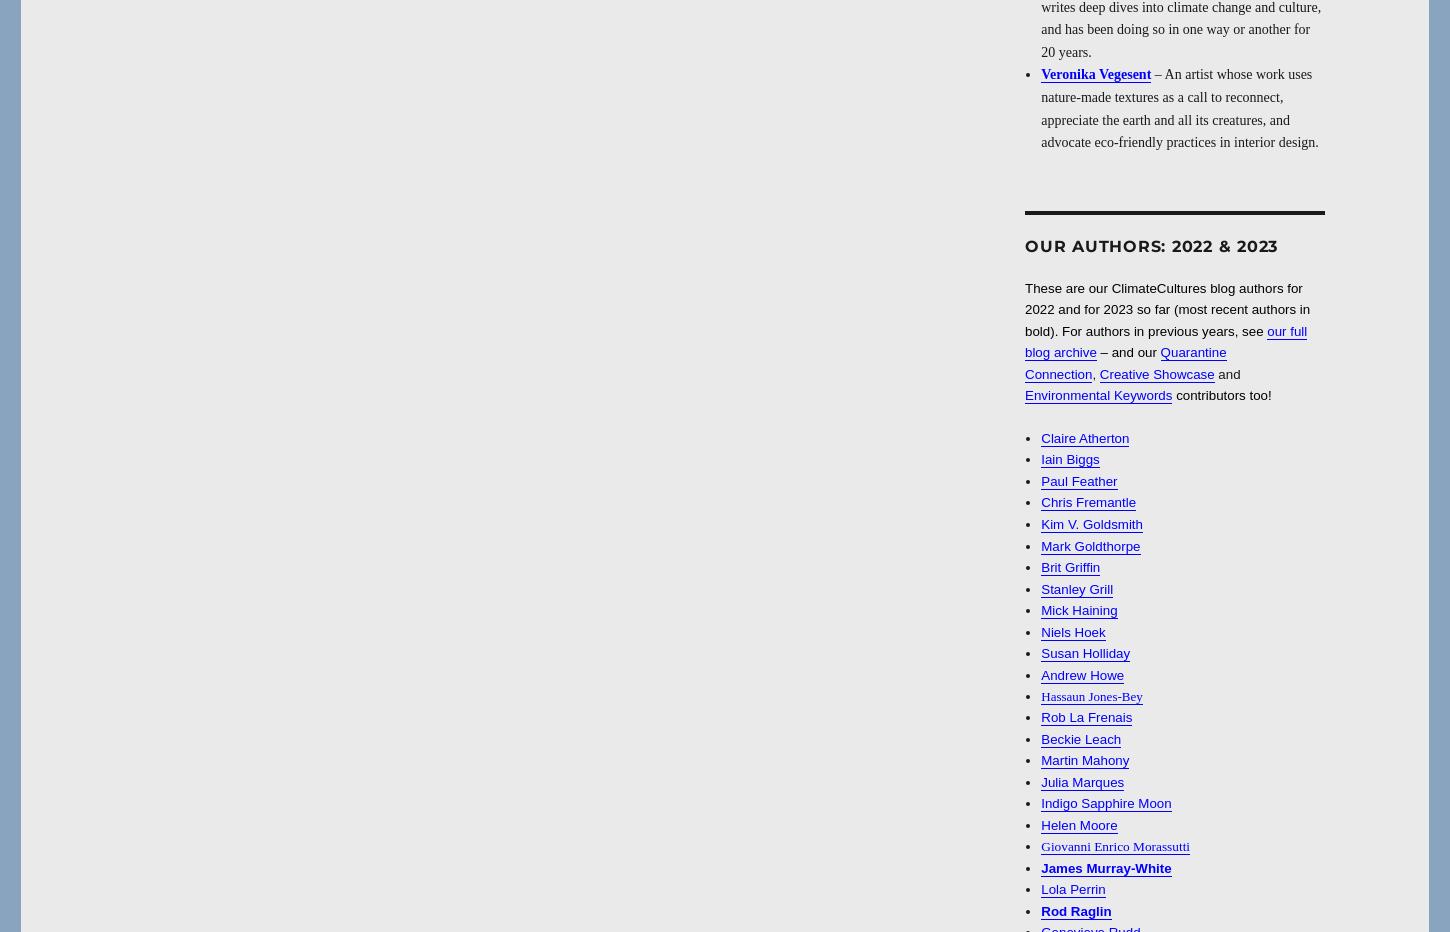 This screenshot has width=1450, height=932. Describe the element at coordinates (1078, 479) in the screenshot. I see `'Paul Feather'` at that location.